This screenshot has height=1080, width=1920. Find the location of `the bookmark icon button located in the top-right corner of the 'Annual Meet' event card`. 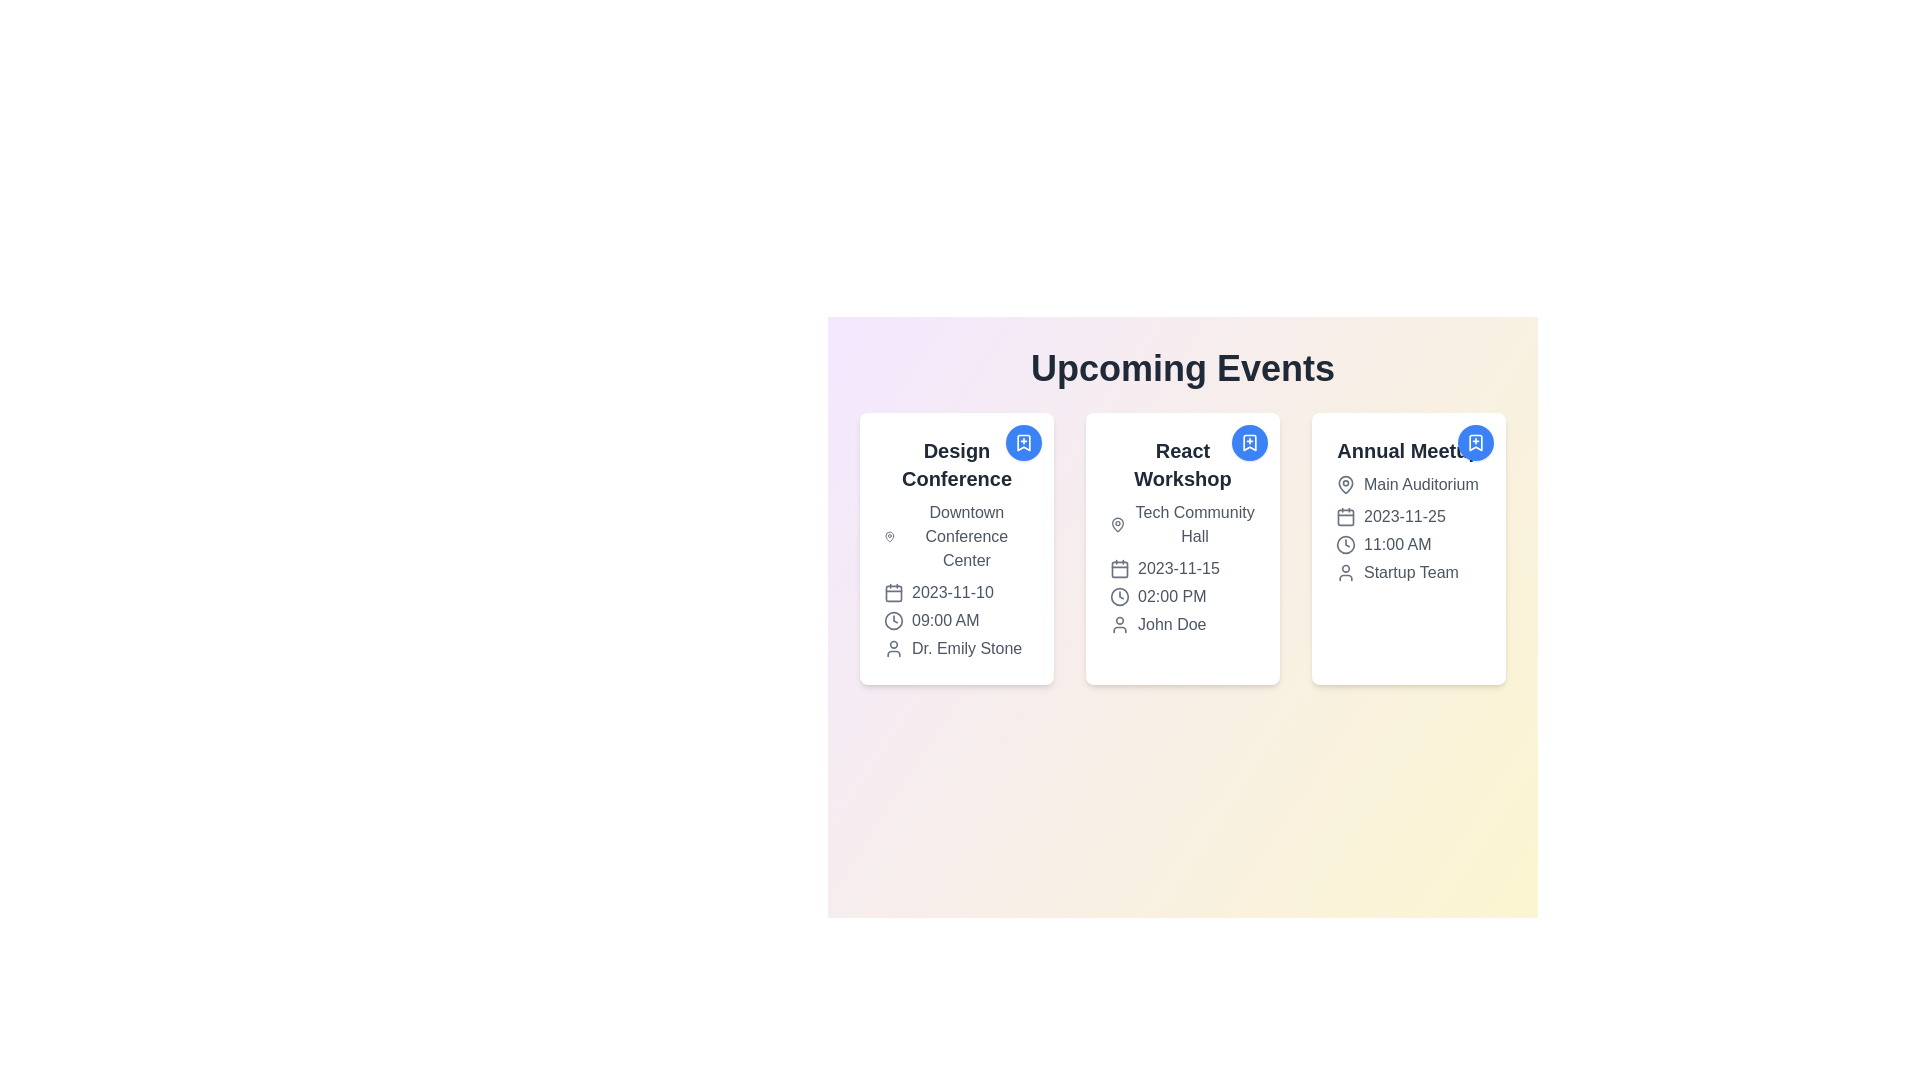

the bookmark icon button located in the top-right corner of the 'Annual Meet' event card is located at coordinates (1476, 442).